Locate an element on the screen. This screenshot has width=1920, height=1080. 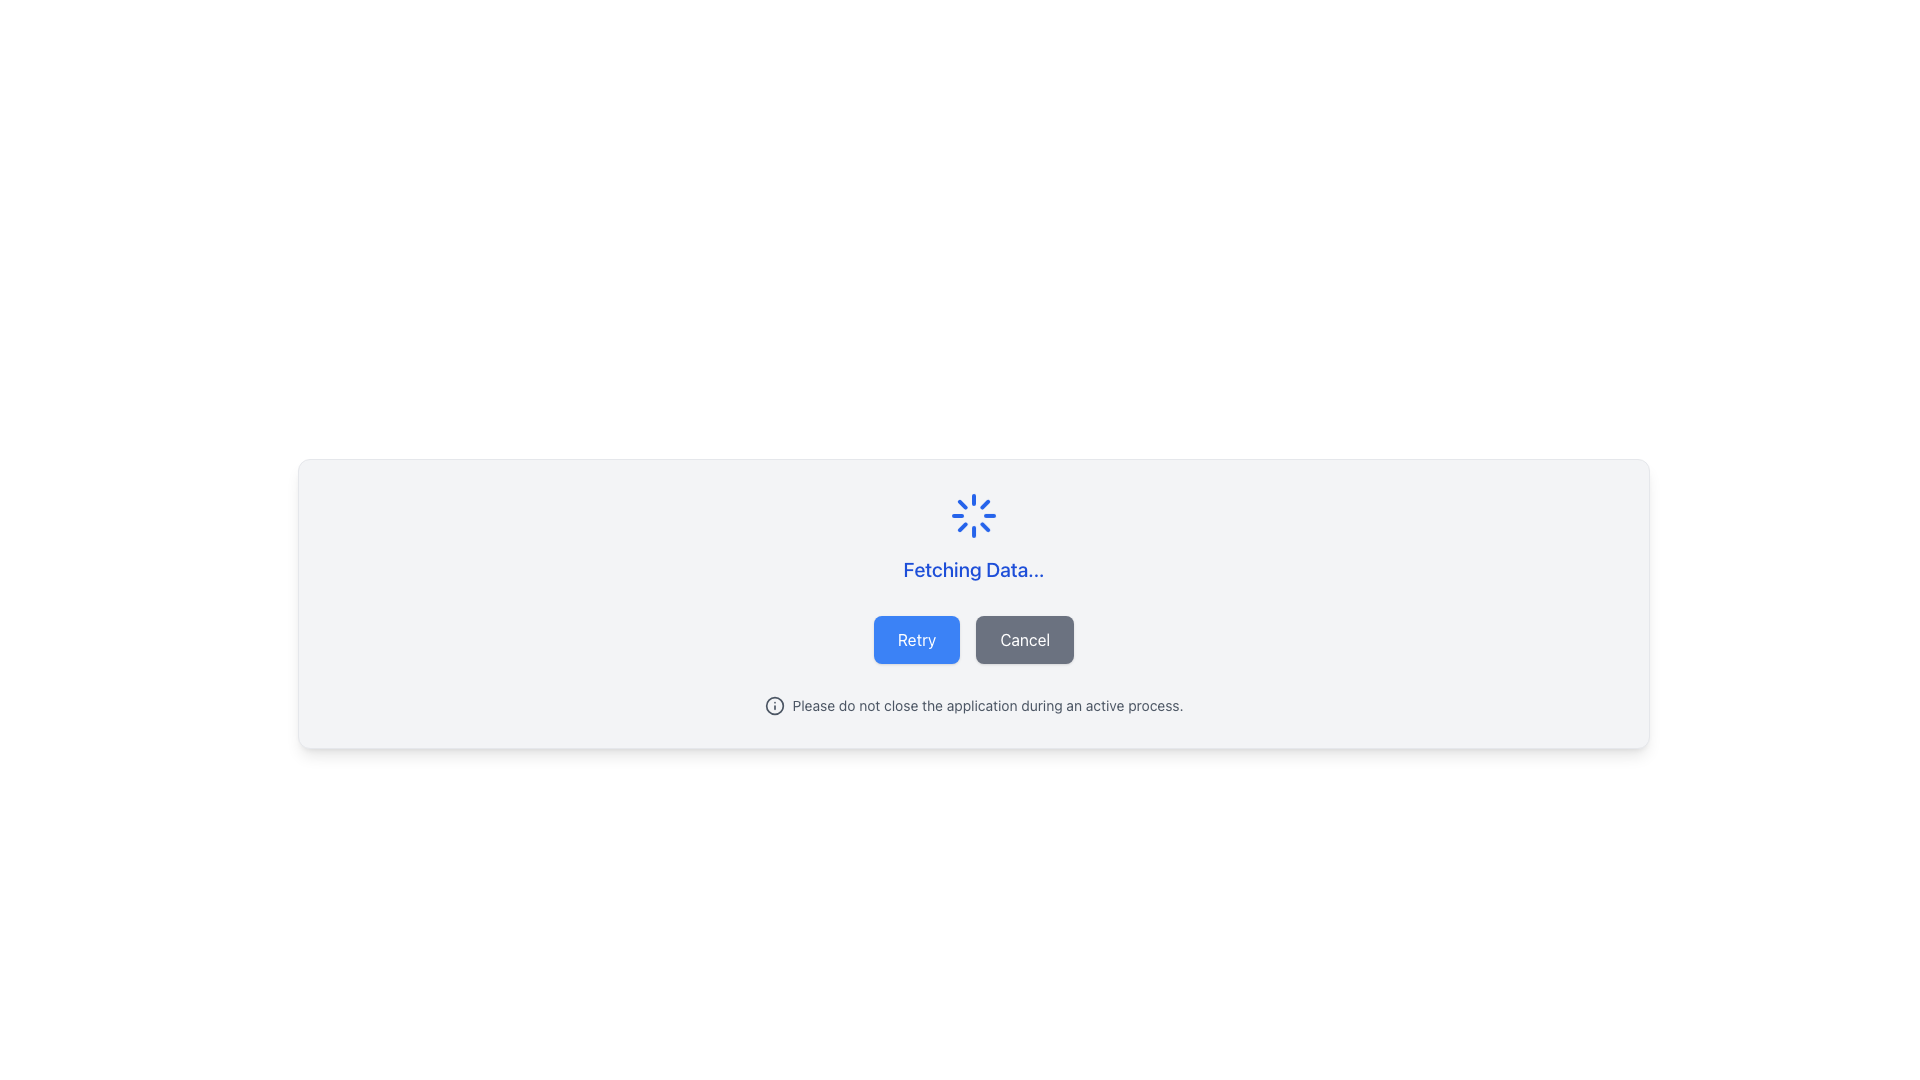
the gray text that reads 'Please do not close the application during an active process.' positioned below the 'Retry' and 'Cancel' buttons is located at coordinates (988, 704).